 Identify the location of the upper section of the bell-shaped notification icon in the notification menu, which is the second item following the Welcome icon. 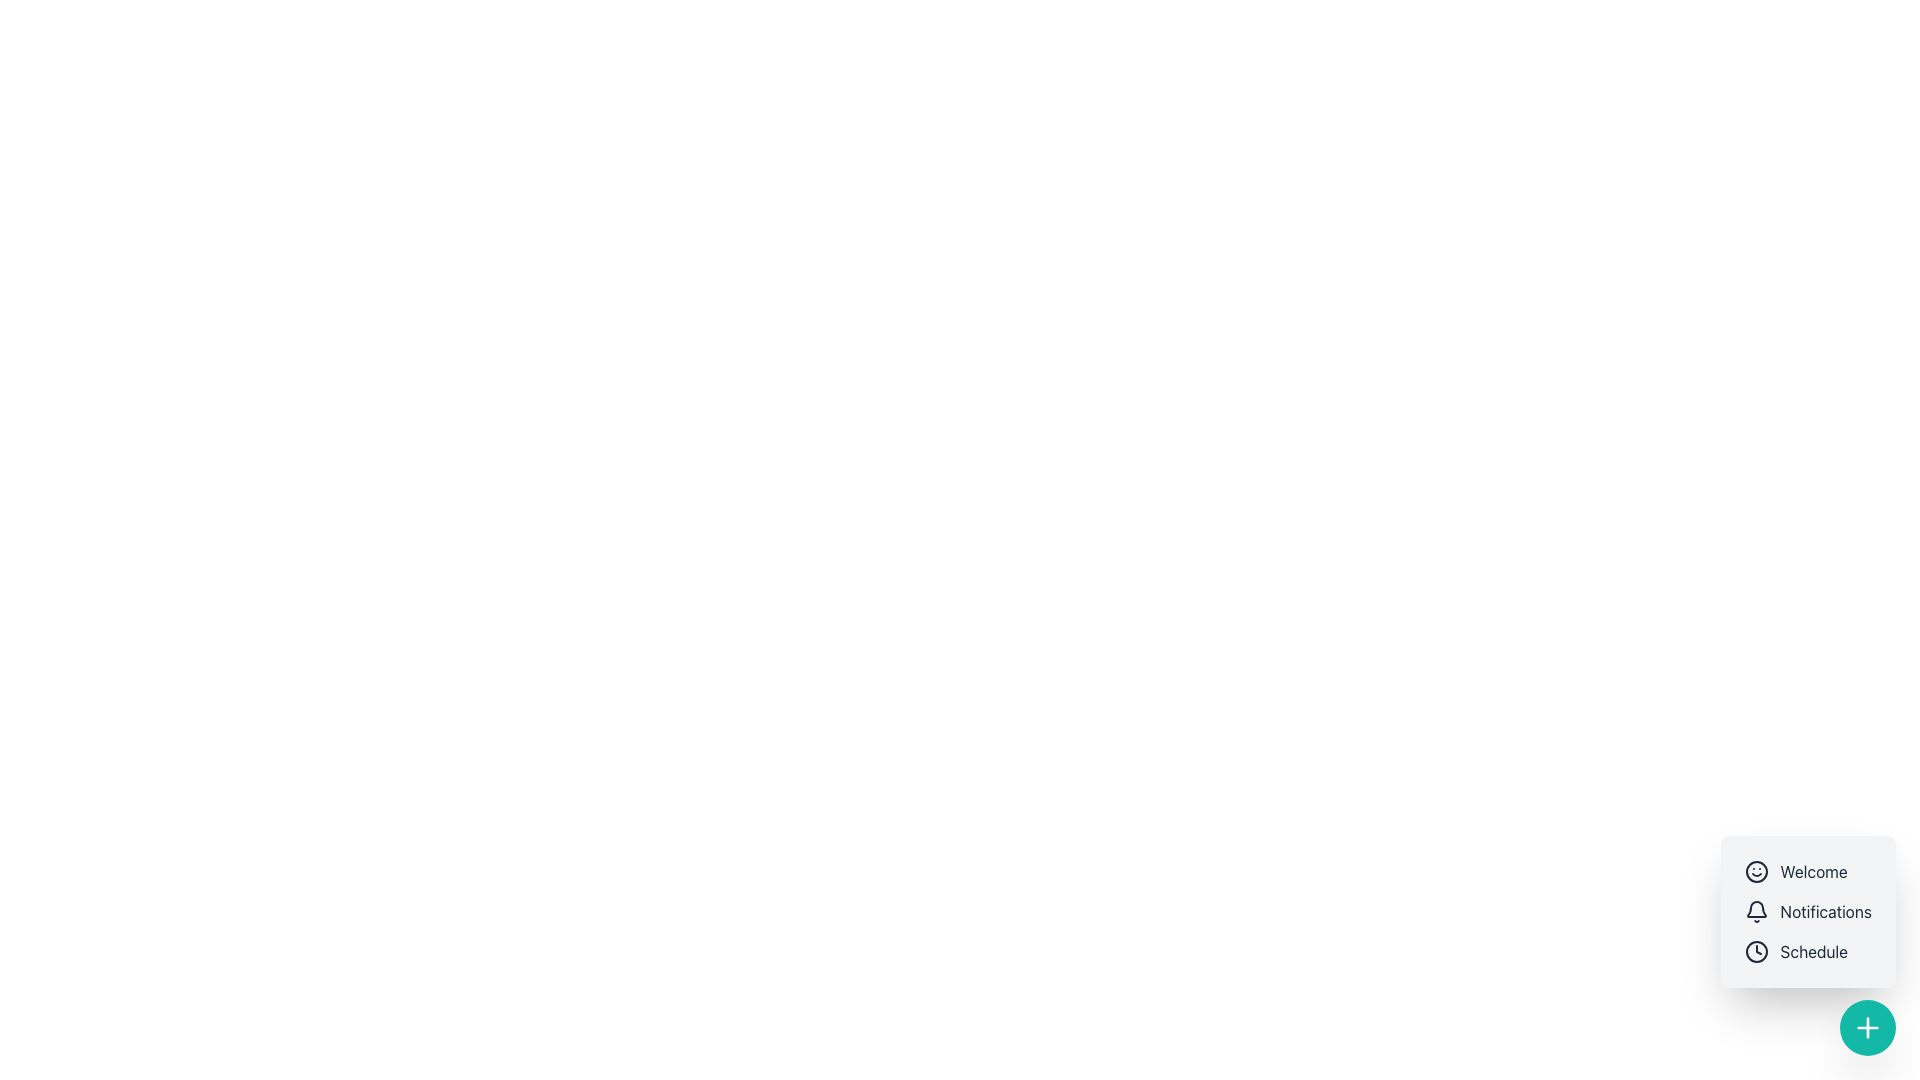
(1755, 909).